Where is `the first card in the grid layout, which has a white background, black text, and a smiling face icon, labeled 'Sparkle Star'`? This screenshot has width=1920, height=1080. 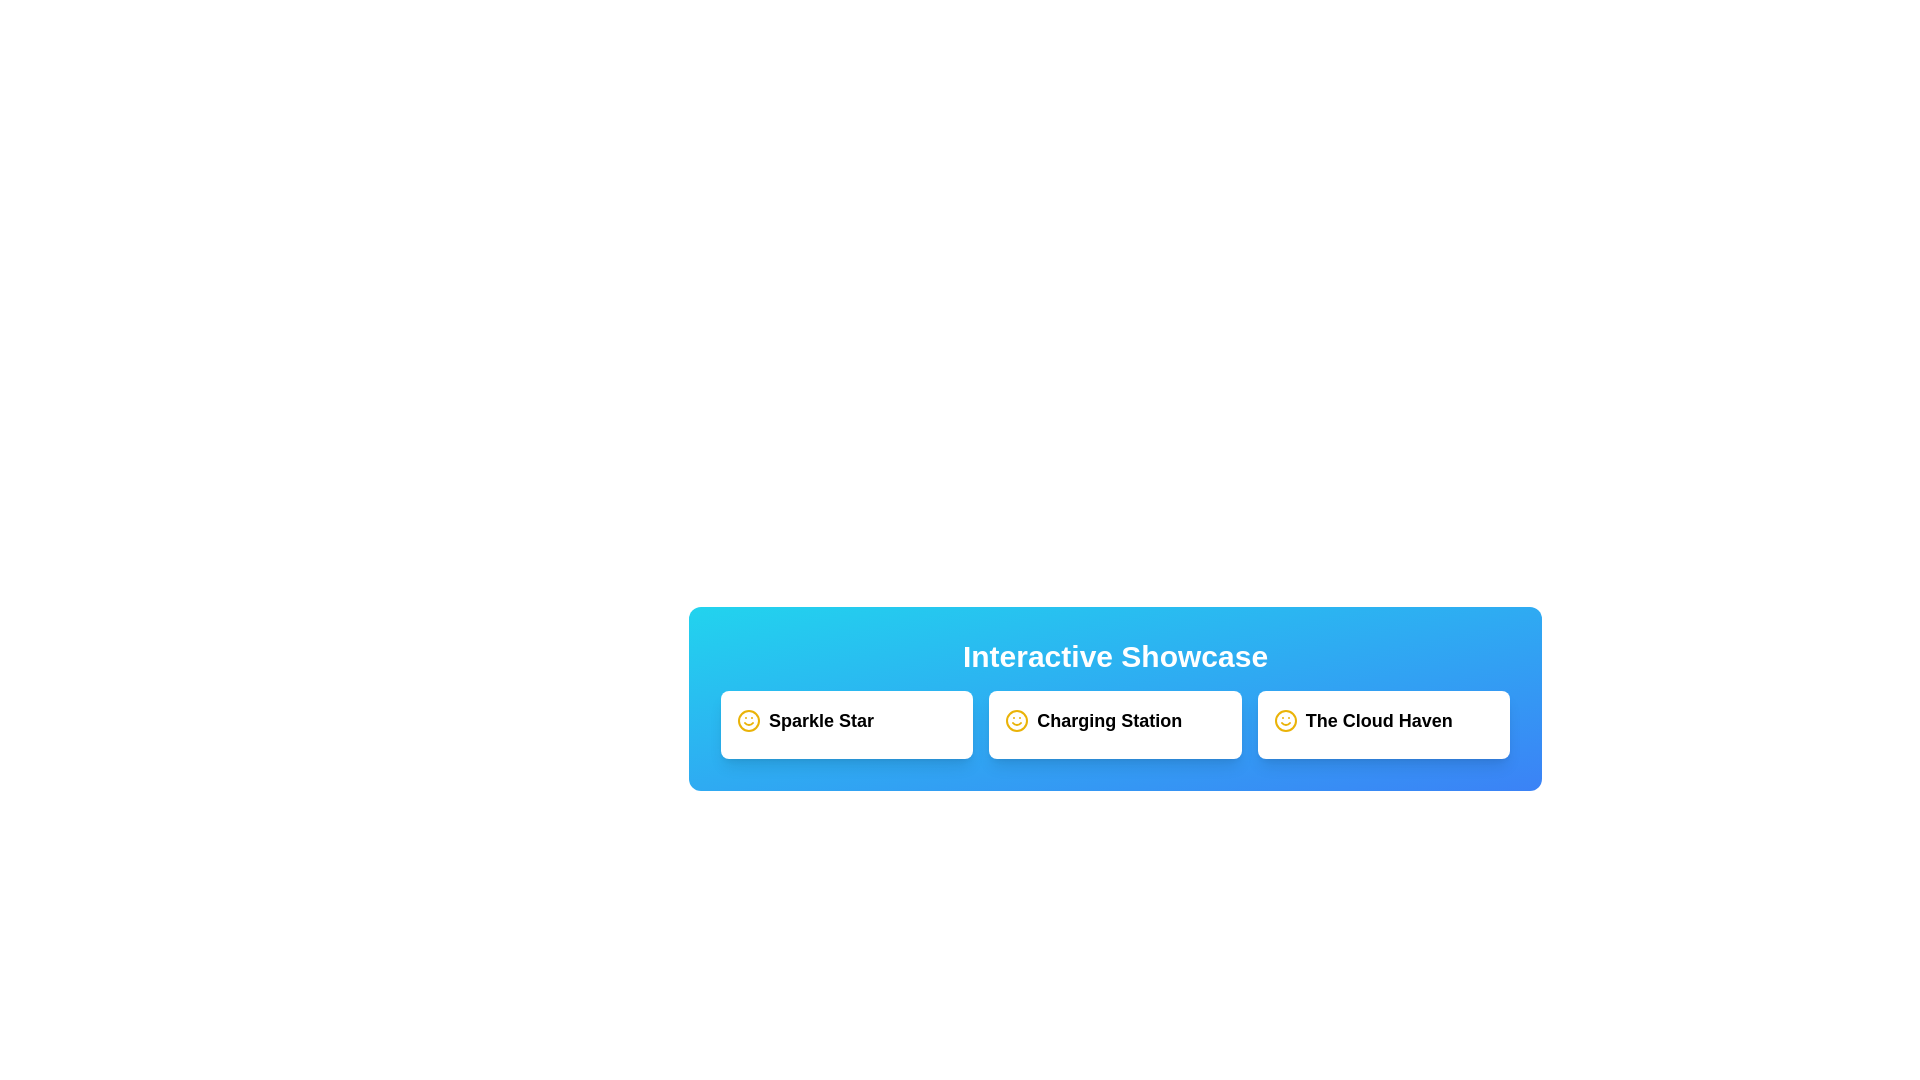
the first card in the grid layout, which has a white background, black text, and a smiling face icon, labeled 'Sparkle Star' is located at coordinates (847, 725).